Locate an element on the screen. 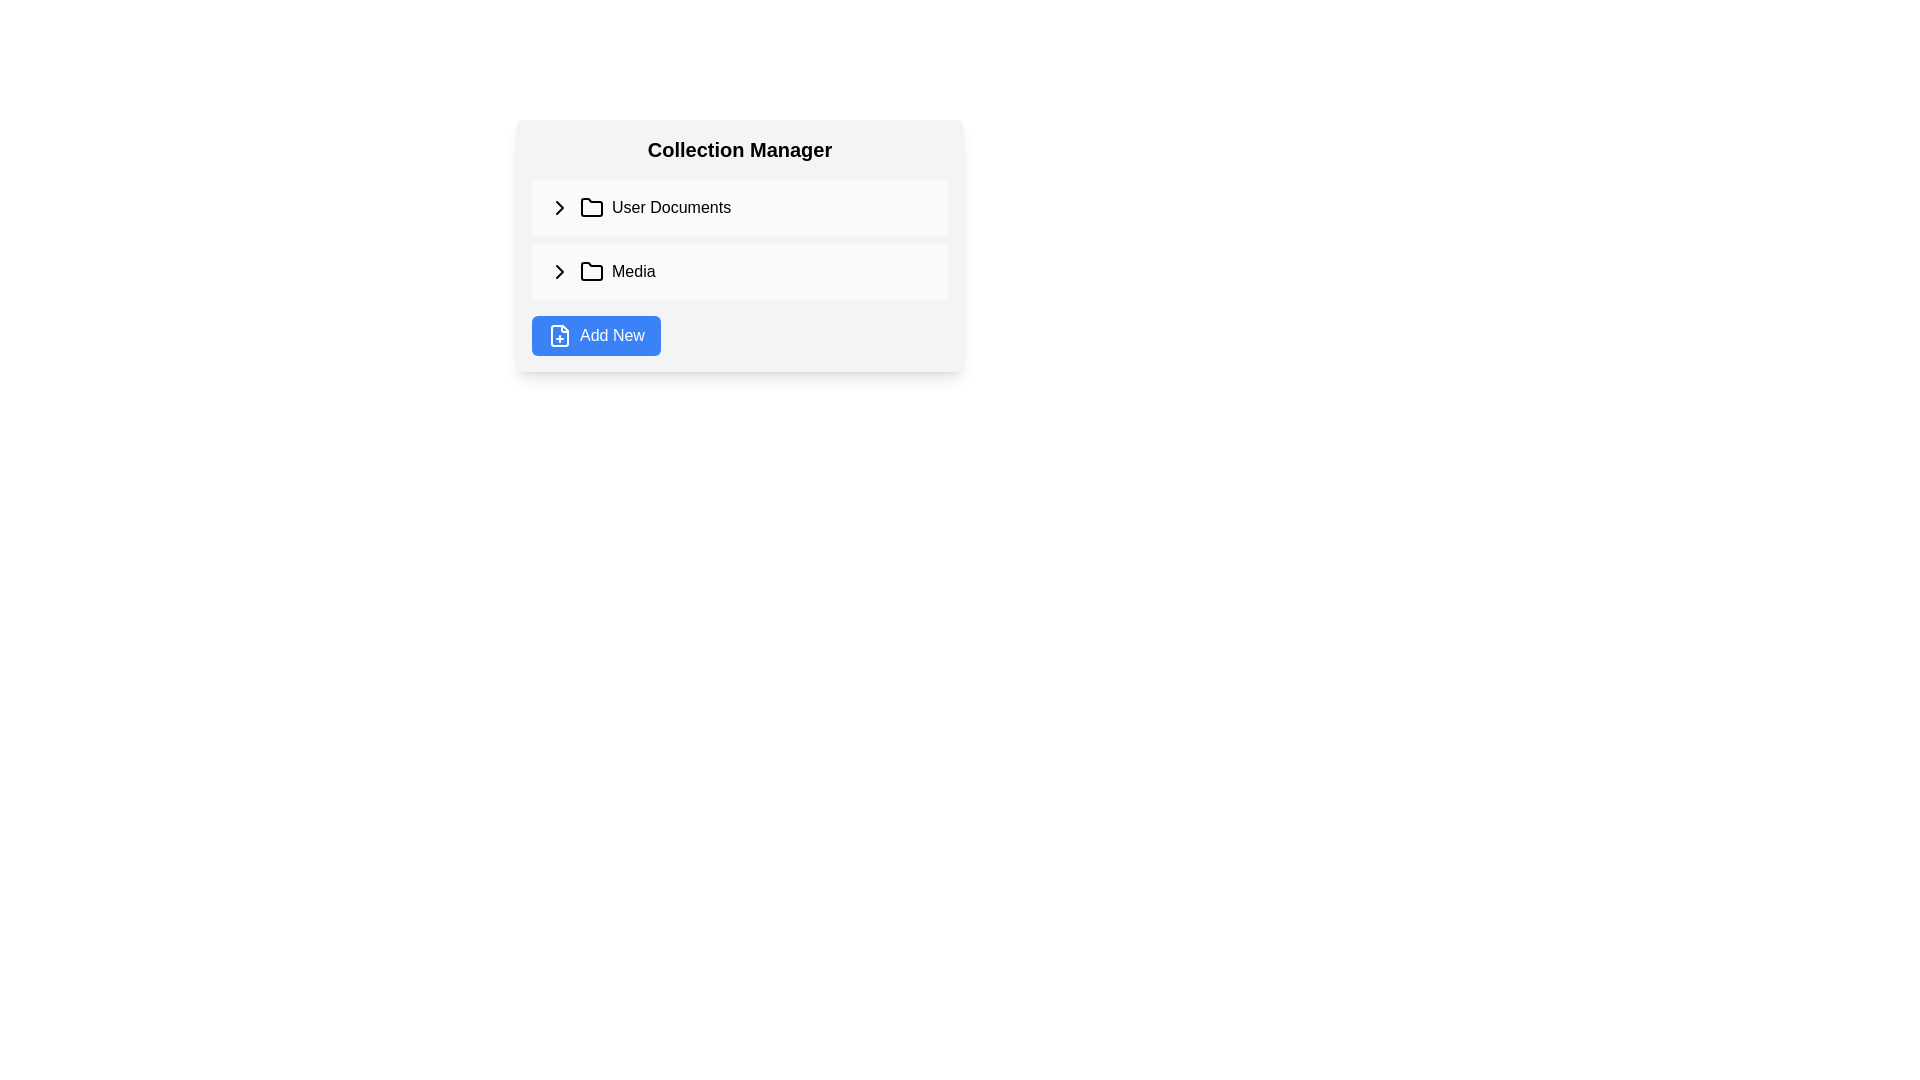  the 'Add New' button, which is a blue rectangular button with white text, located in the bottom-left corner of the 'Collection Manager' interface is located at coordinates (611, 334).